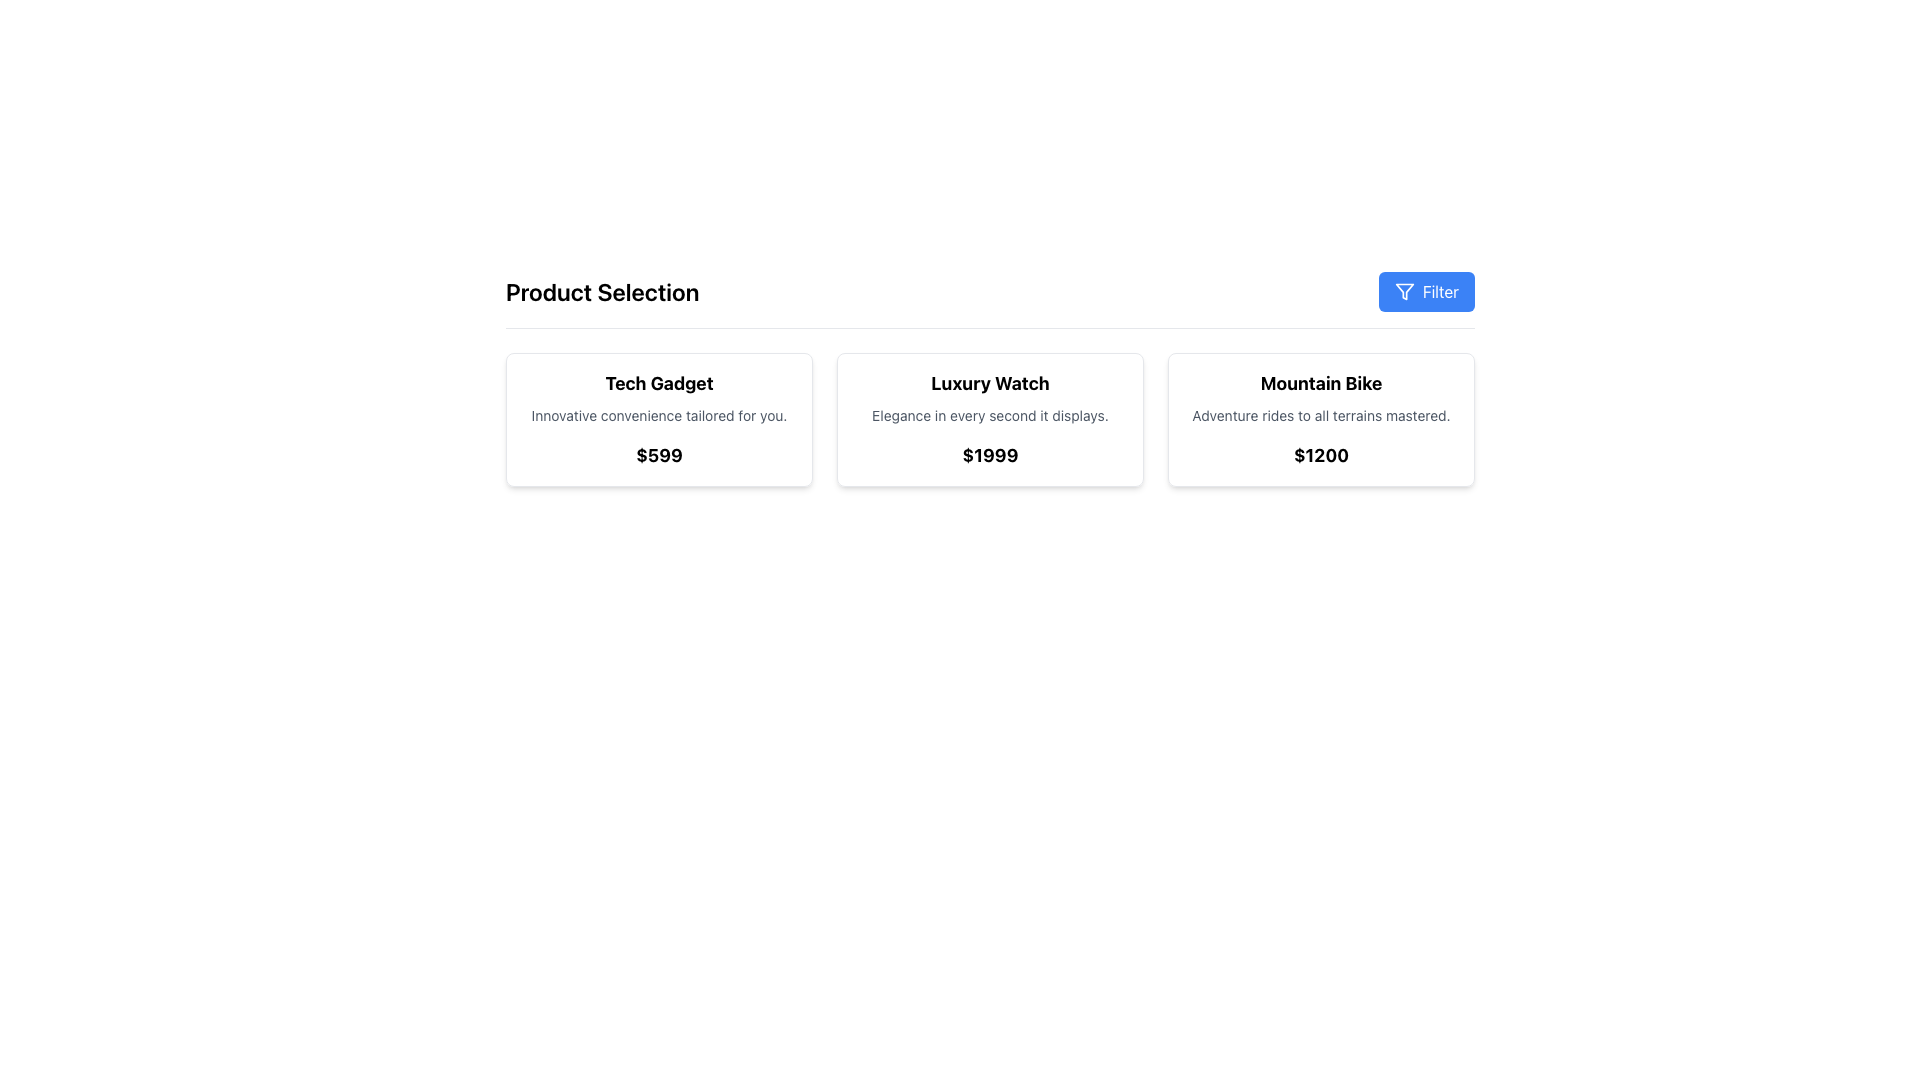 The height and width of the screenshot is (1080, 1920). What do you see at coordinates (1321, 415) in the screenshot?
I see `the Text Label that provides a brief description of the 'Mountain Bike' product, located below the title and above the price` at bounding box center [1321, 415].